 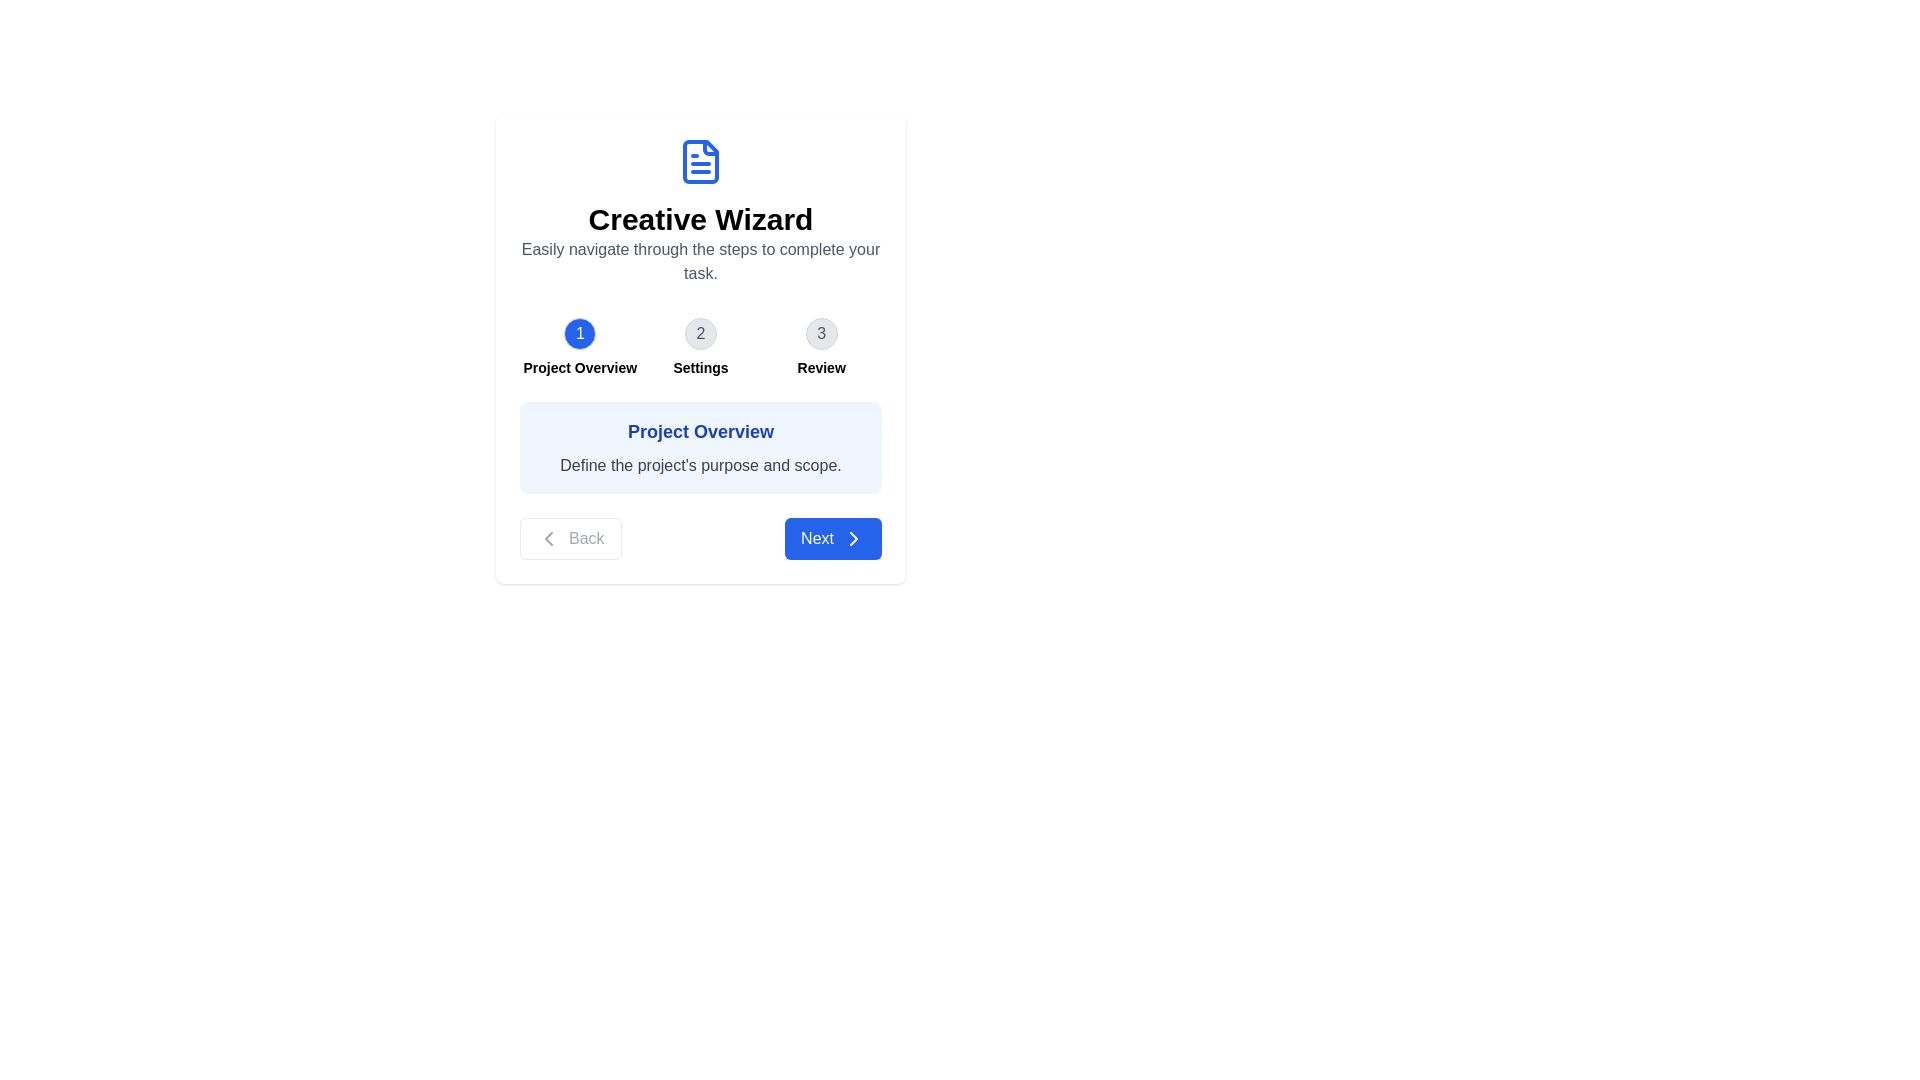 What do you see at coordinates (579, 367) in the screenshot?
I see `the label indicating the title or description of the first step in the multi-step process, which is centrally located below the circular icon labeled '1'` at bounding box center [579, 367].